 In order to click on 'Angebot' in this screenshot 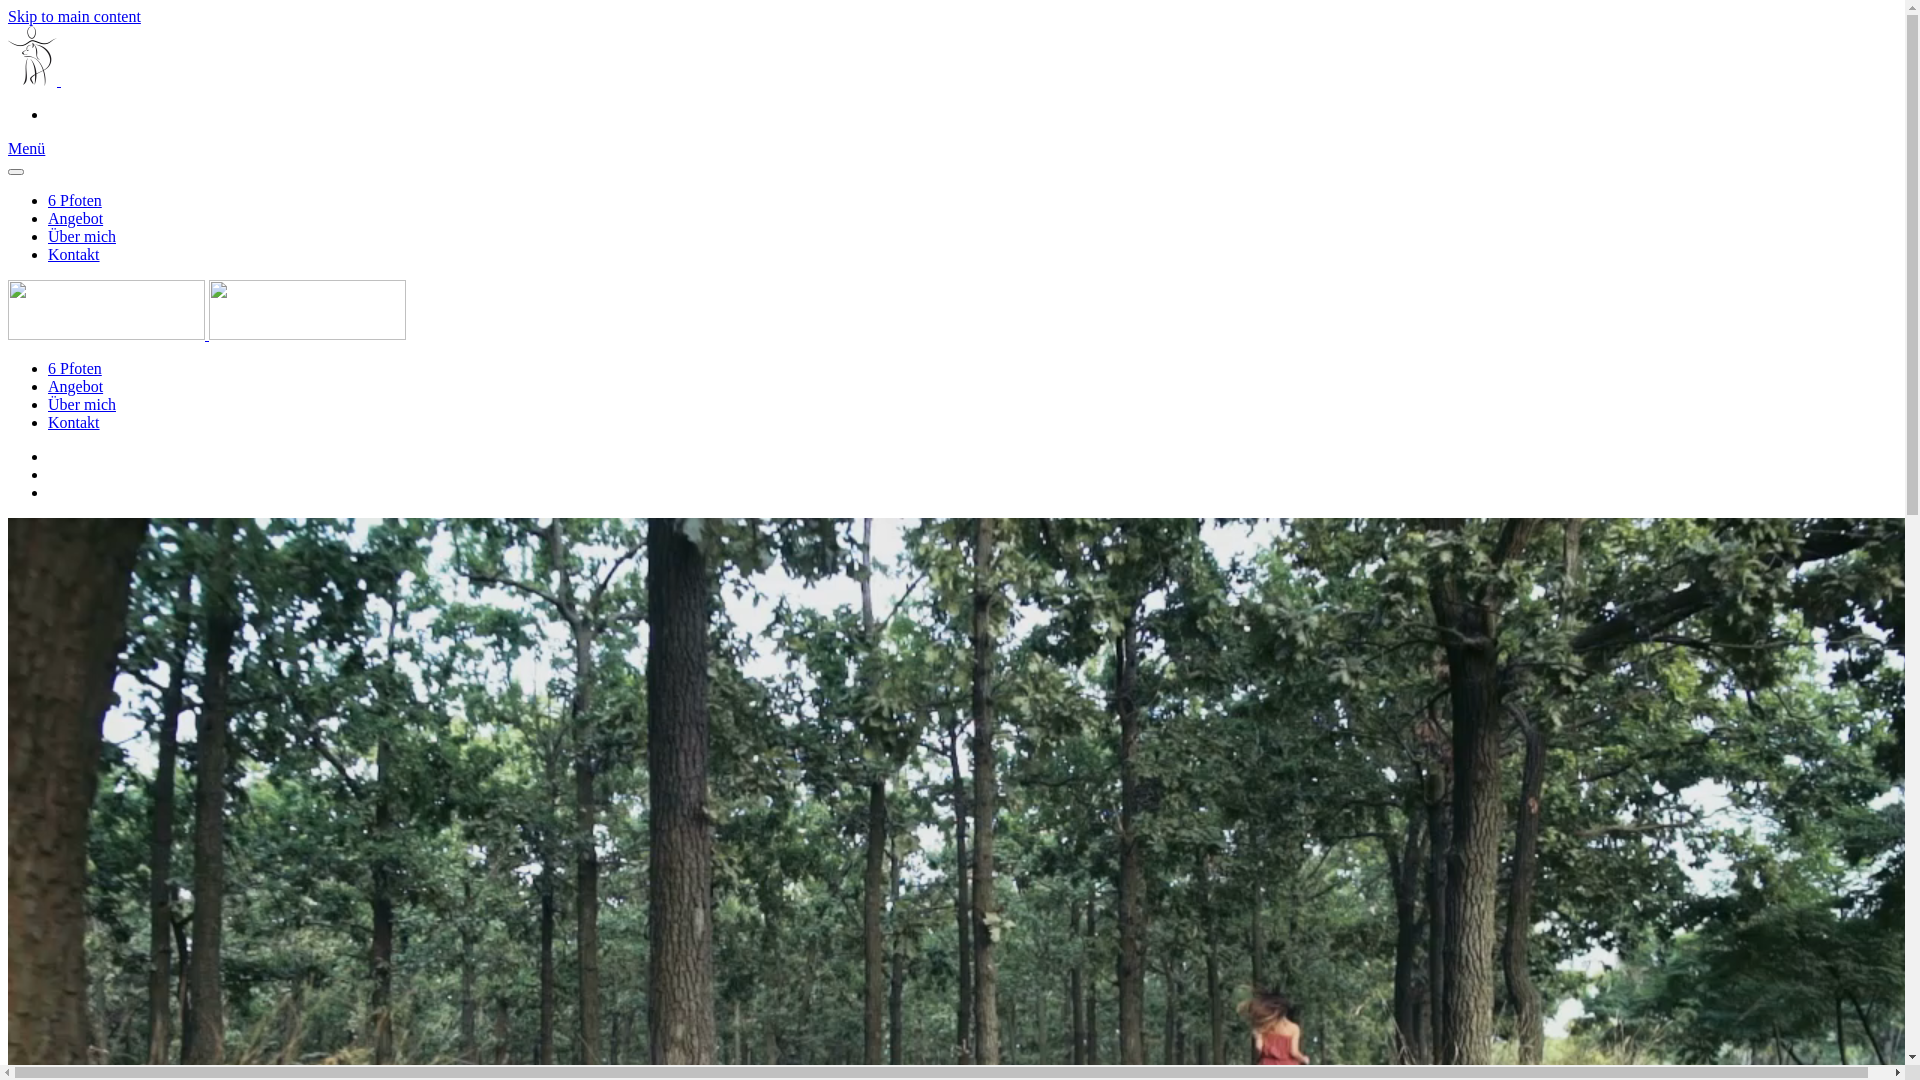, I will do `click(75, 218)`.